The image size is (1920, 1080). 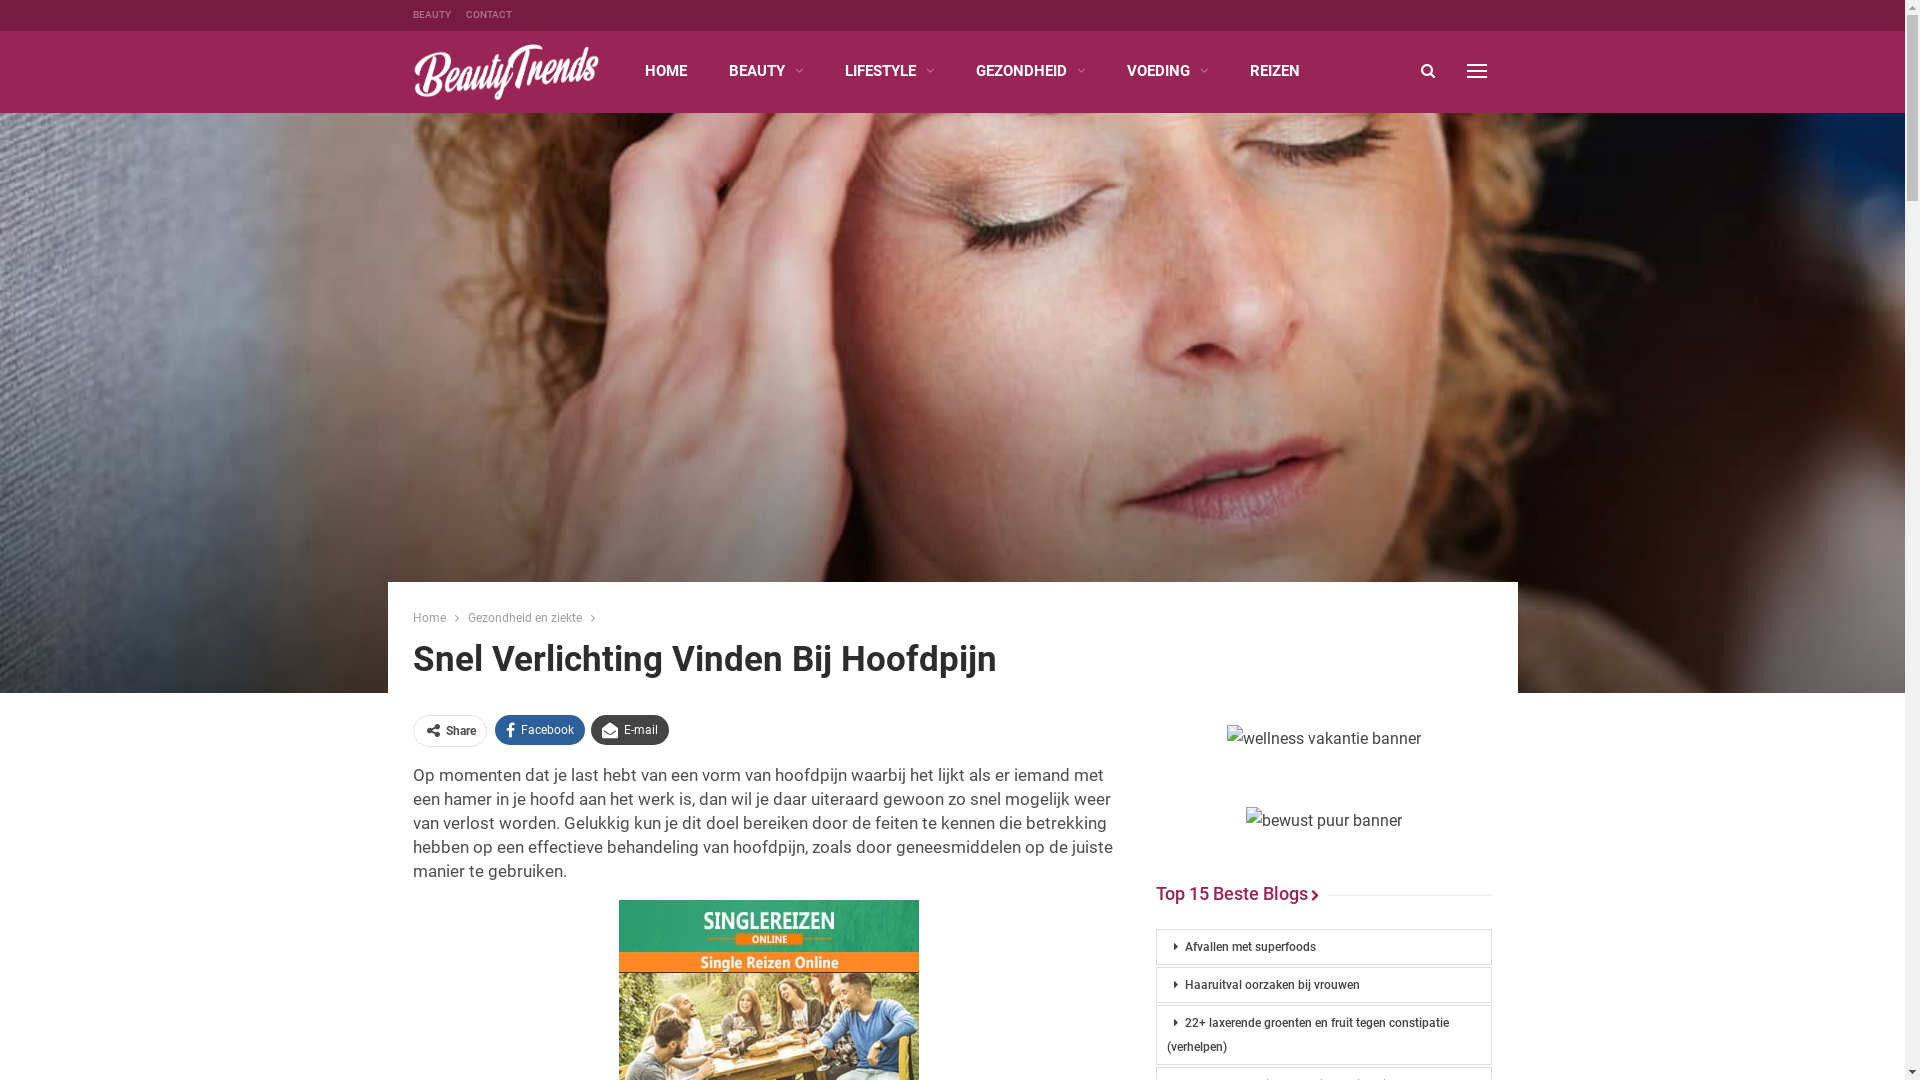 What do you see at coordinates (627, 69) in the screenshot?
I see `'HOME'` at bounding box center [627, 69].